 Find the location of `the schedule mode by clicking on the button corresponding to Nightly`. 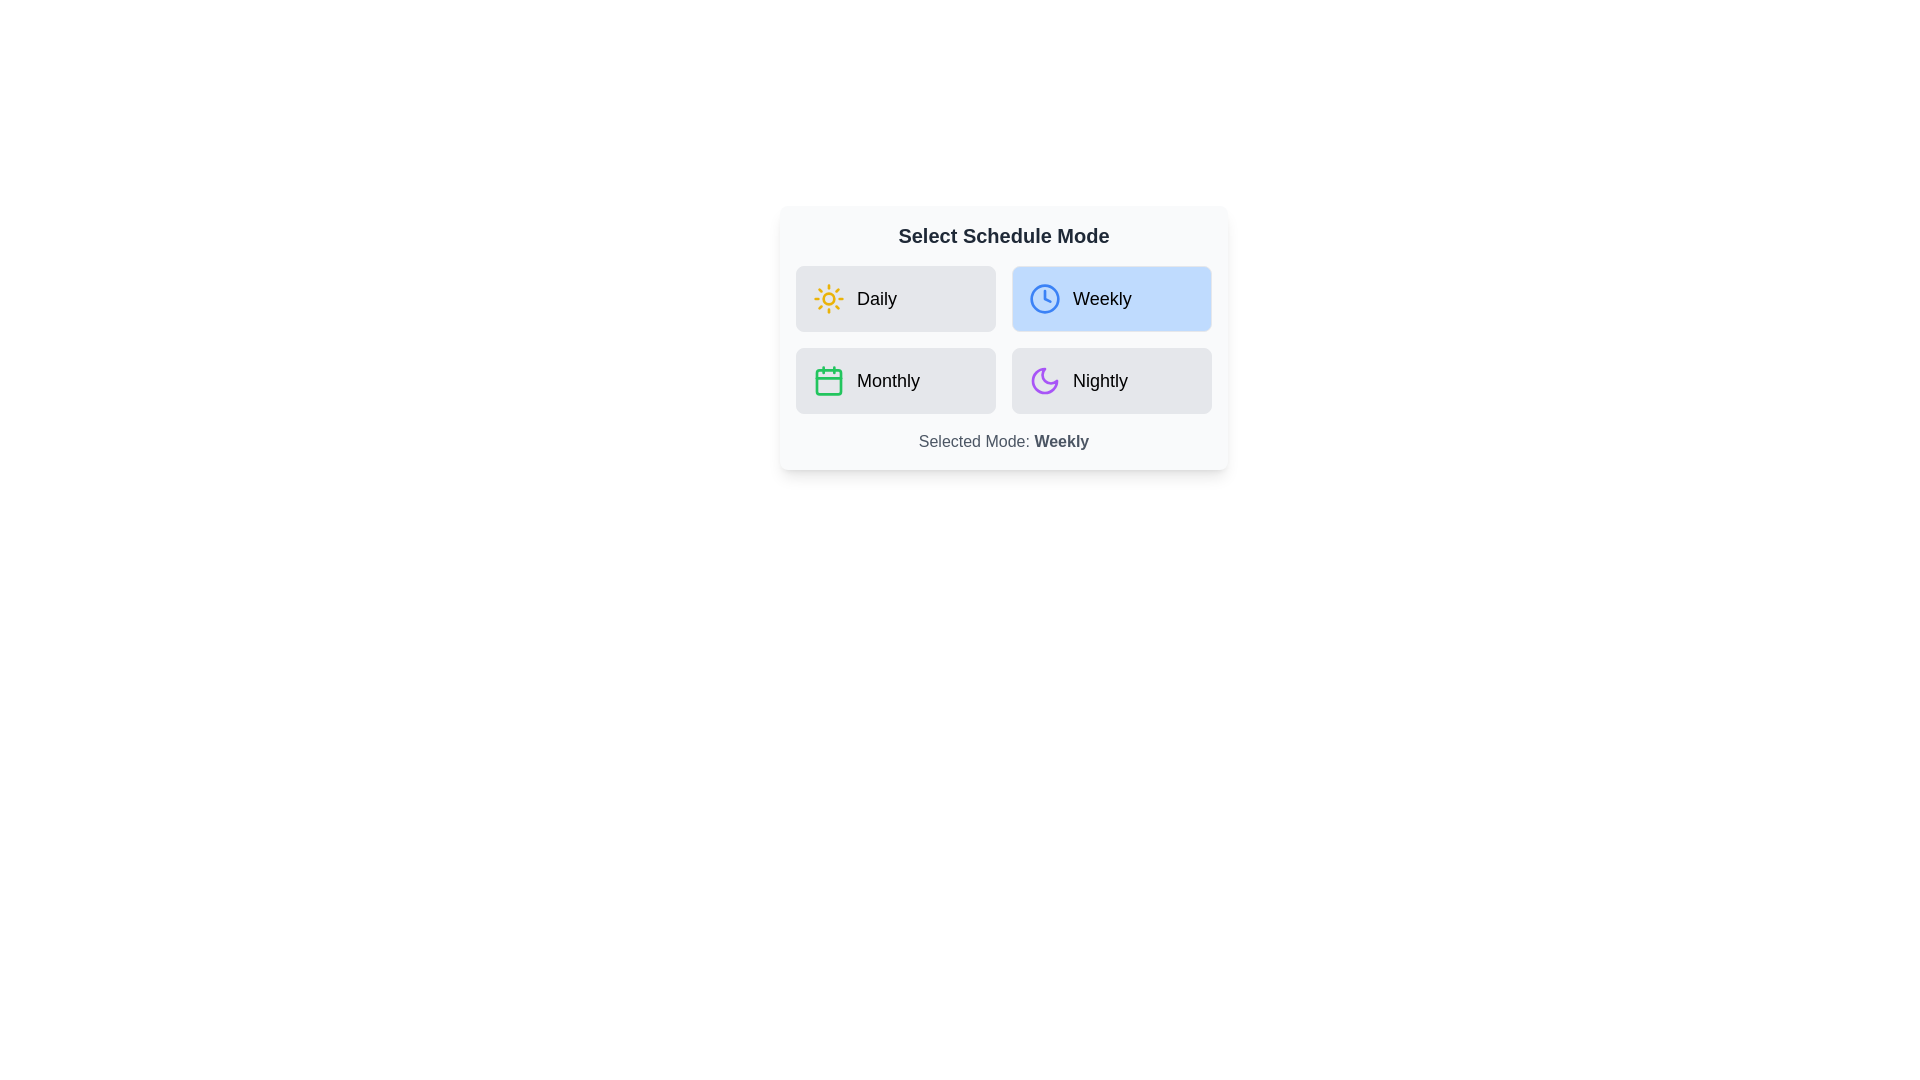

the schedule mode by clicking on the button corresponding to Nightly is located at coordinates (1111, 381).